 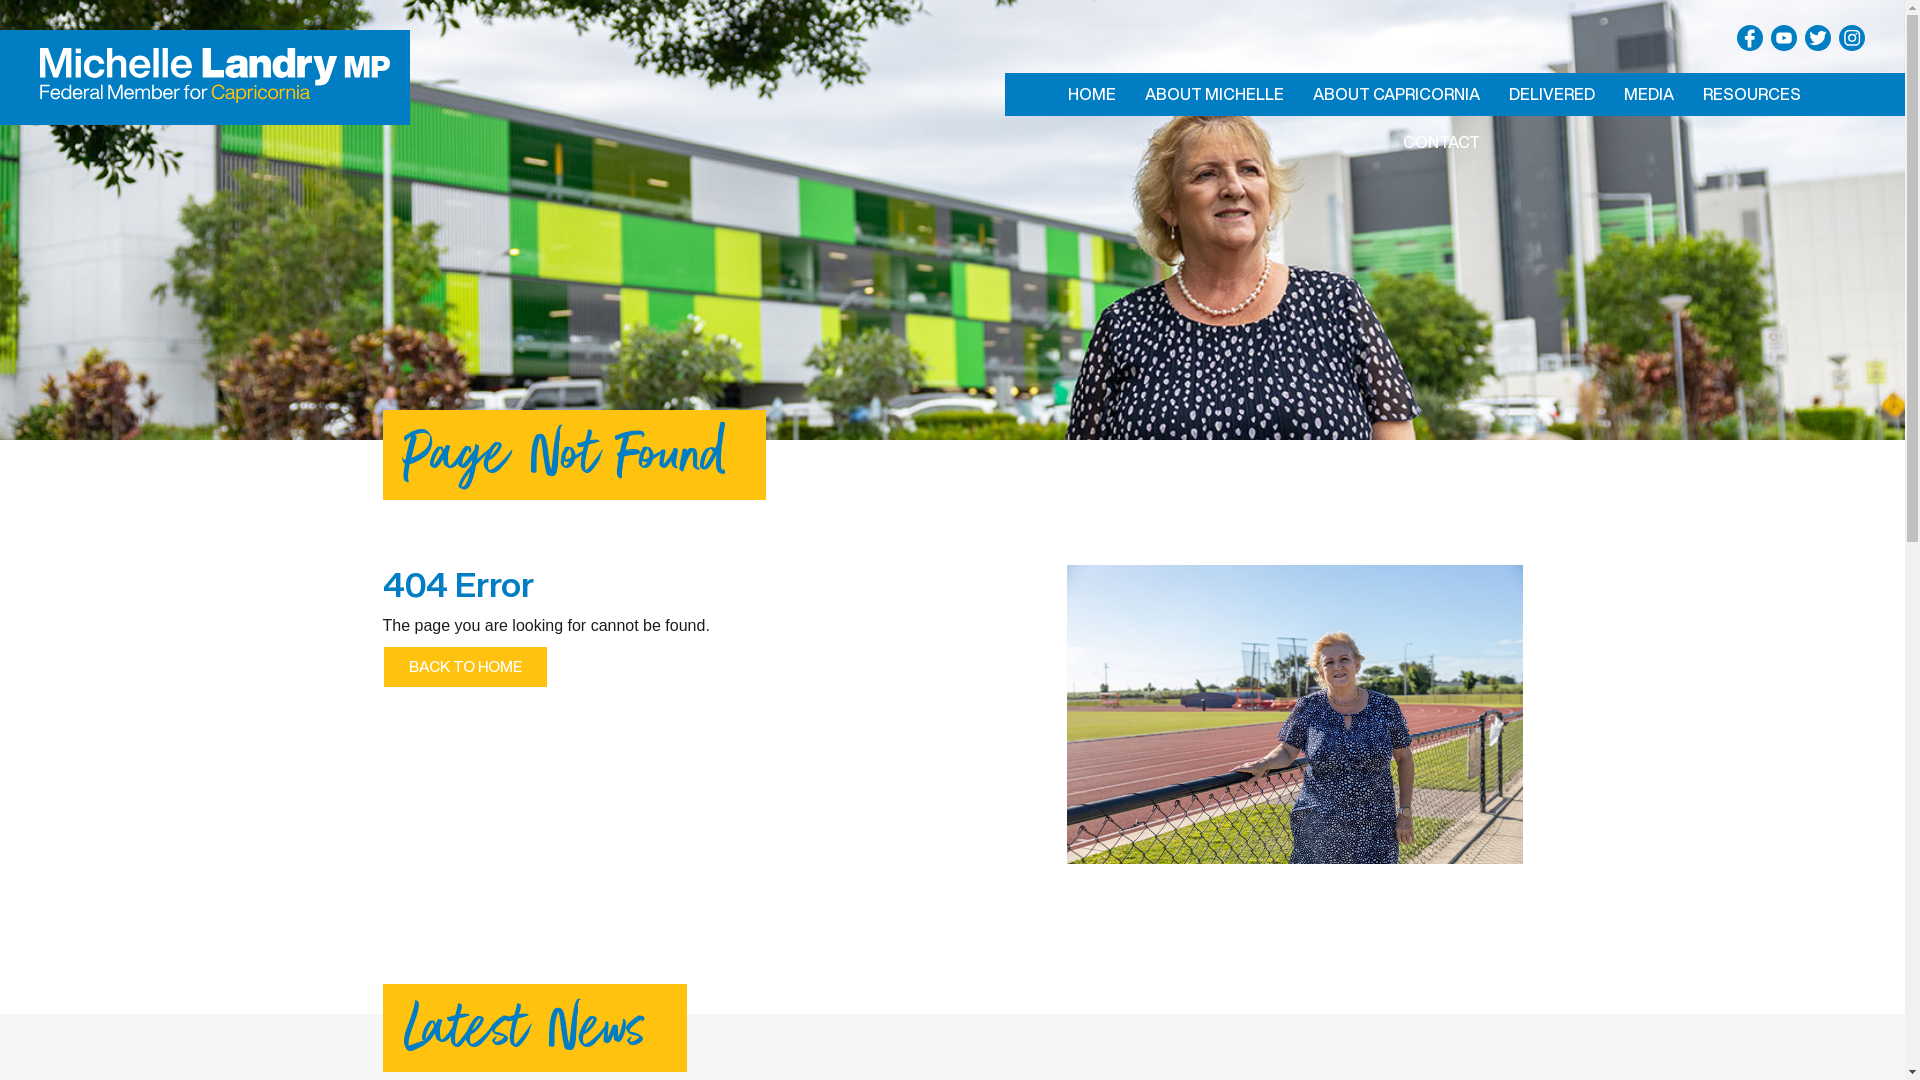 What do you see at coordinates (1550, 94) in the screenshot?
I see `'DELIVERED'` at bounding box center [1550, 94].